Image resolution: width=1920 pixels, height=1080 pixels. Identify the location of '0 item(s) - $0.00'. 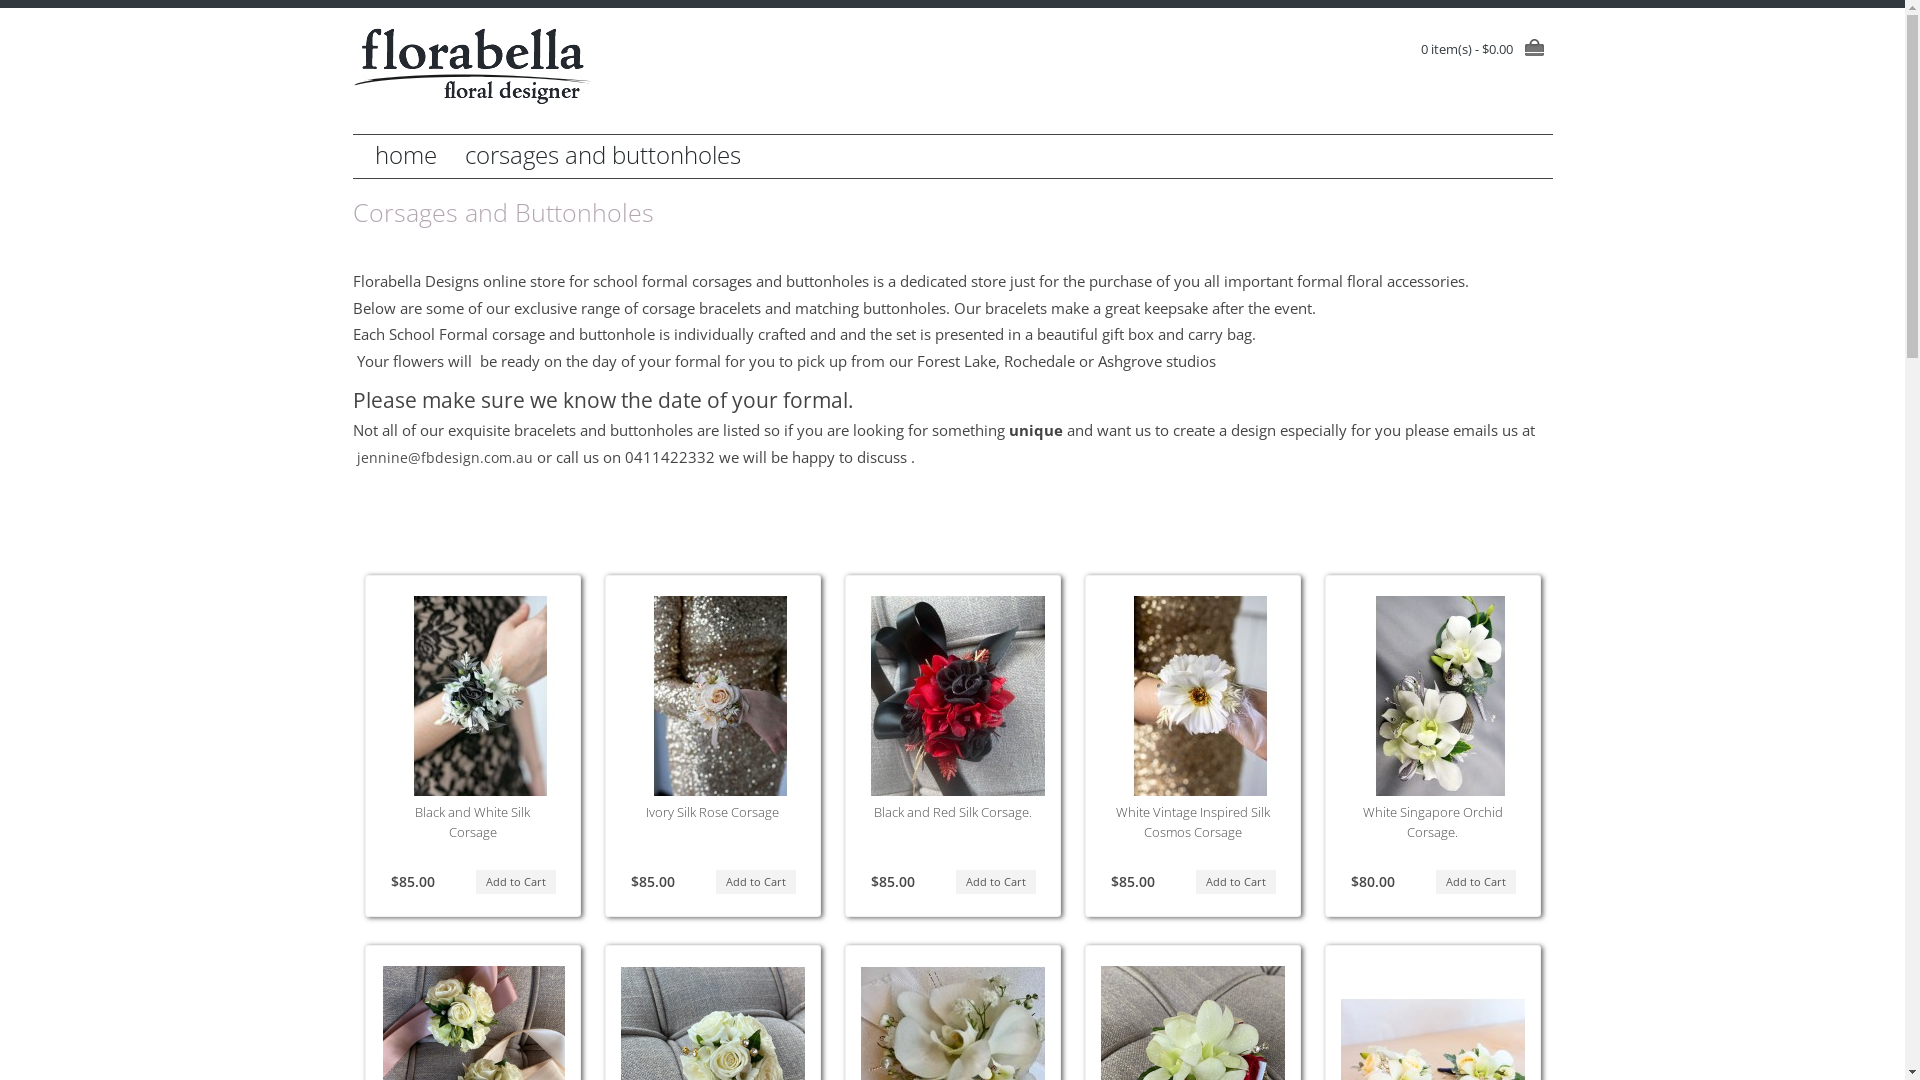
(1486, 48).